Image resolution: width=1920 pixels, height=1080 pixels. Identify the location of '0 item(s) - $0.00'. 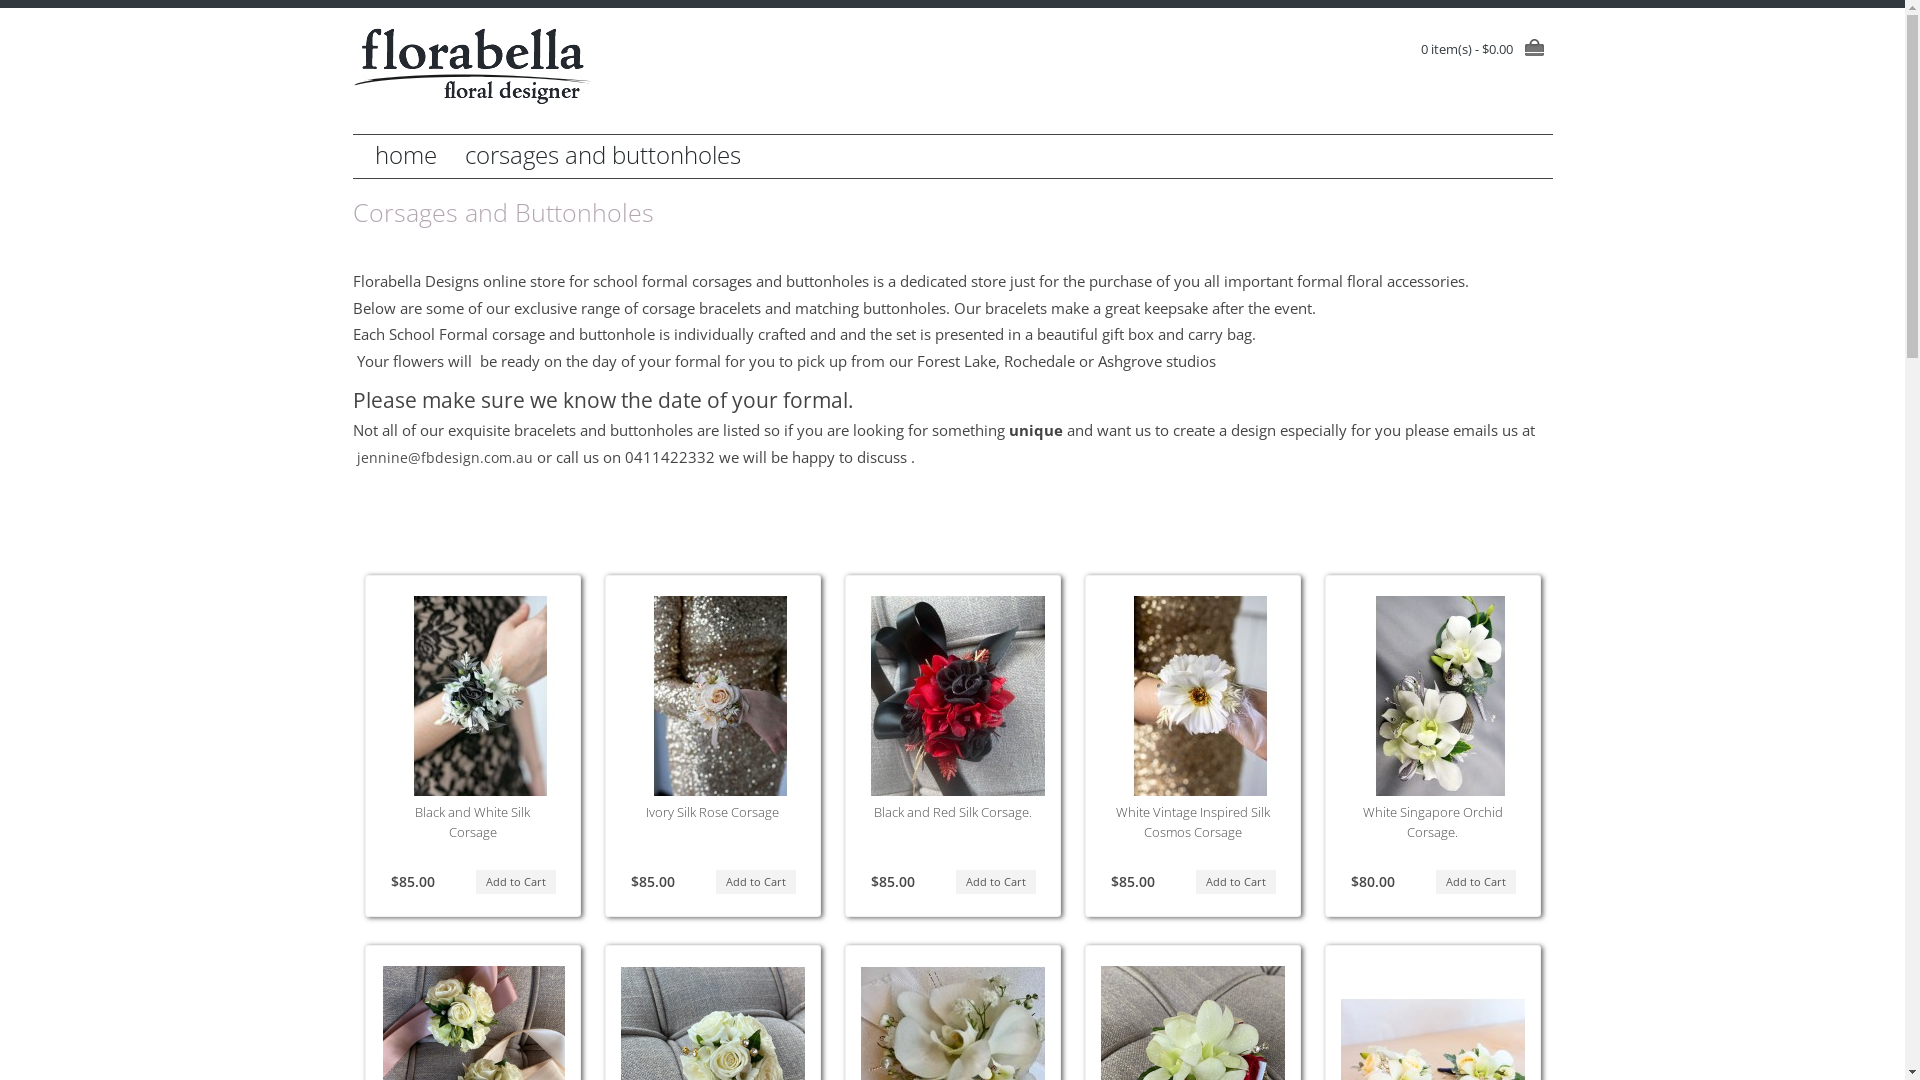
(1486, 48).